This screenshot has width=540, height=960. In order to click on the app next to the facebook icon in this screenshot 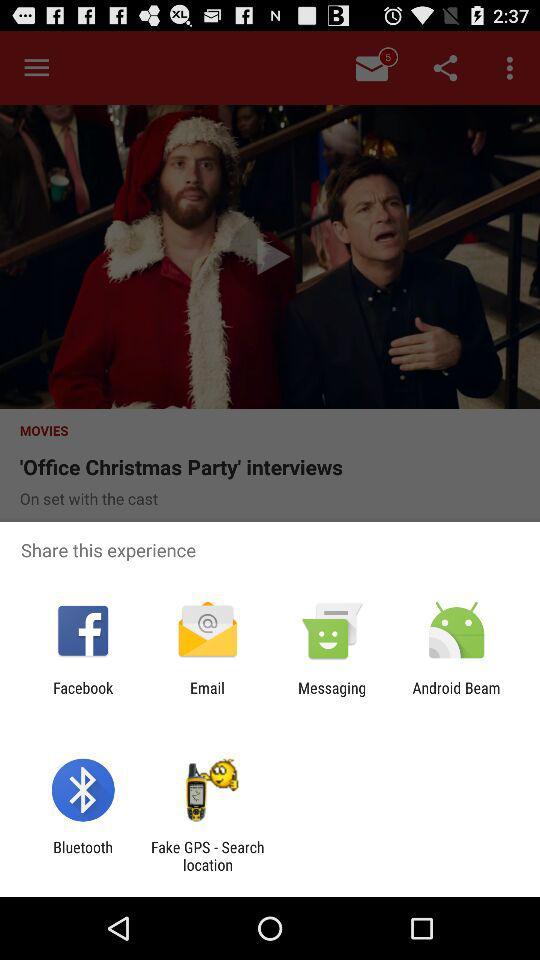, I will do `click(206, 696)`.